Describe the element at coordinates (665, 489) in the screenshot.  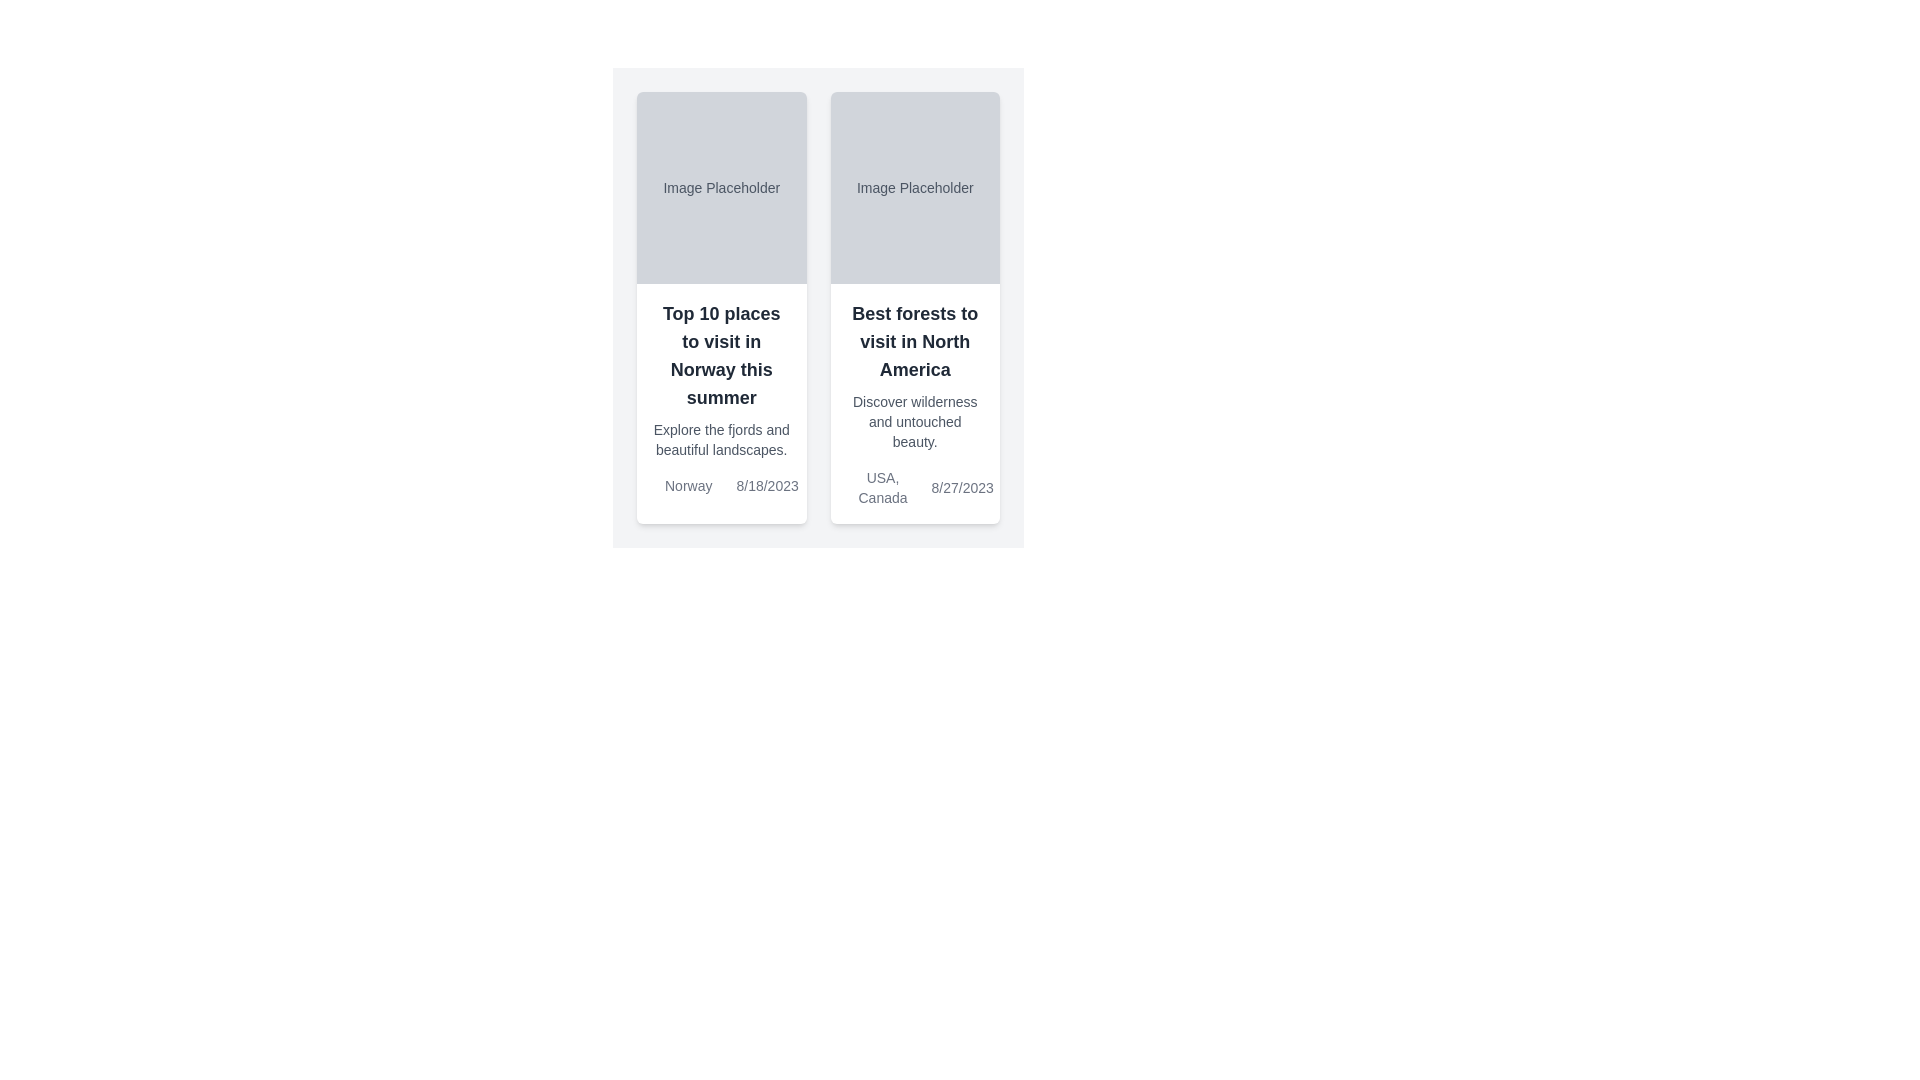
I see `the map pin icon located towards the bottom left of the card titled 'Top 10 places to visit in Norway this summer', slightly above the text 'Norway' and the date '8/18/2023'` at that location.